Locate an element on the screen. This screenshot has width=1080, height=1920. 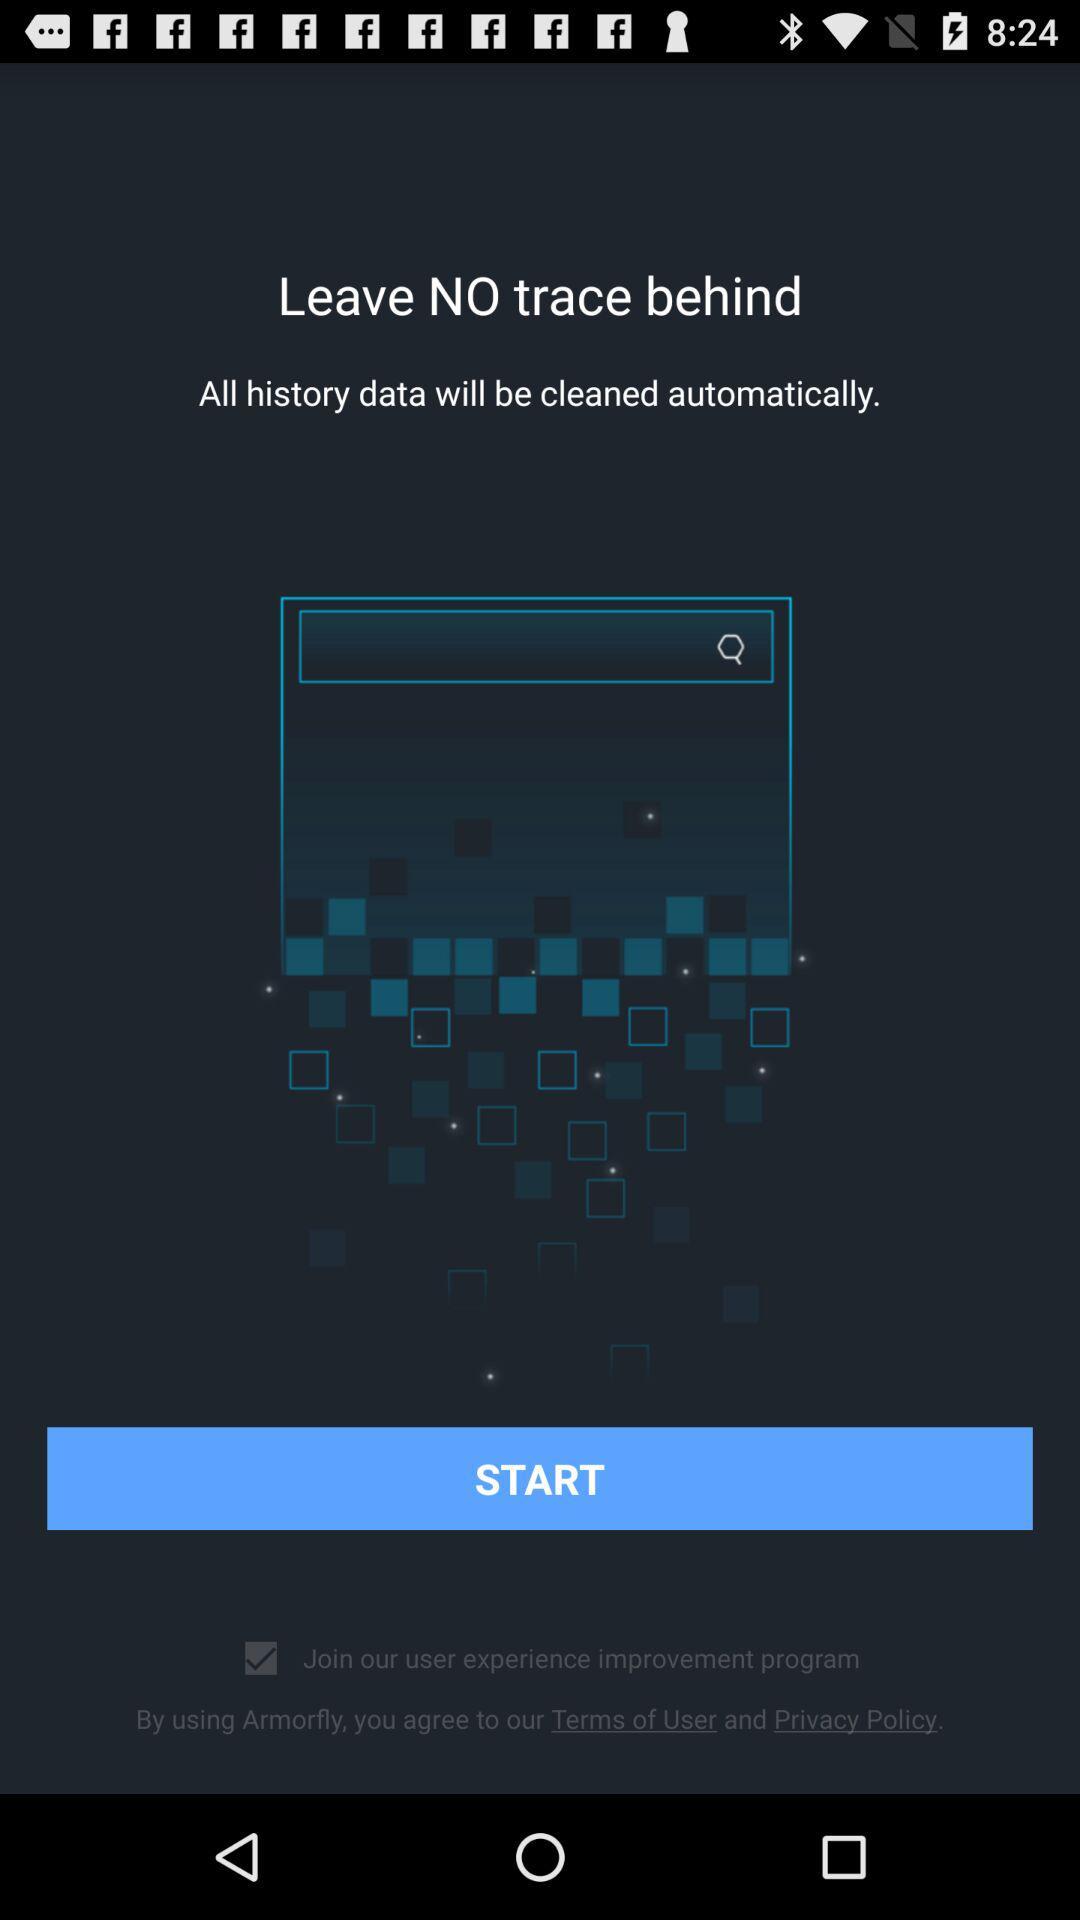
the by using armorfly icon is located at coordinates (540, 1717).